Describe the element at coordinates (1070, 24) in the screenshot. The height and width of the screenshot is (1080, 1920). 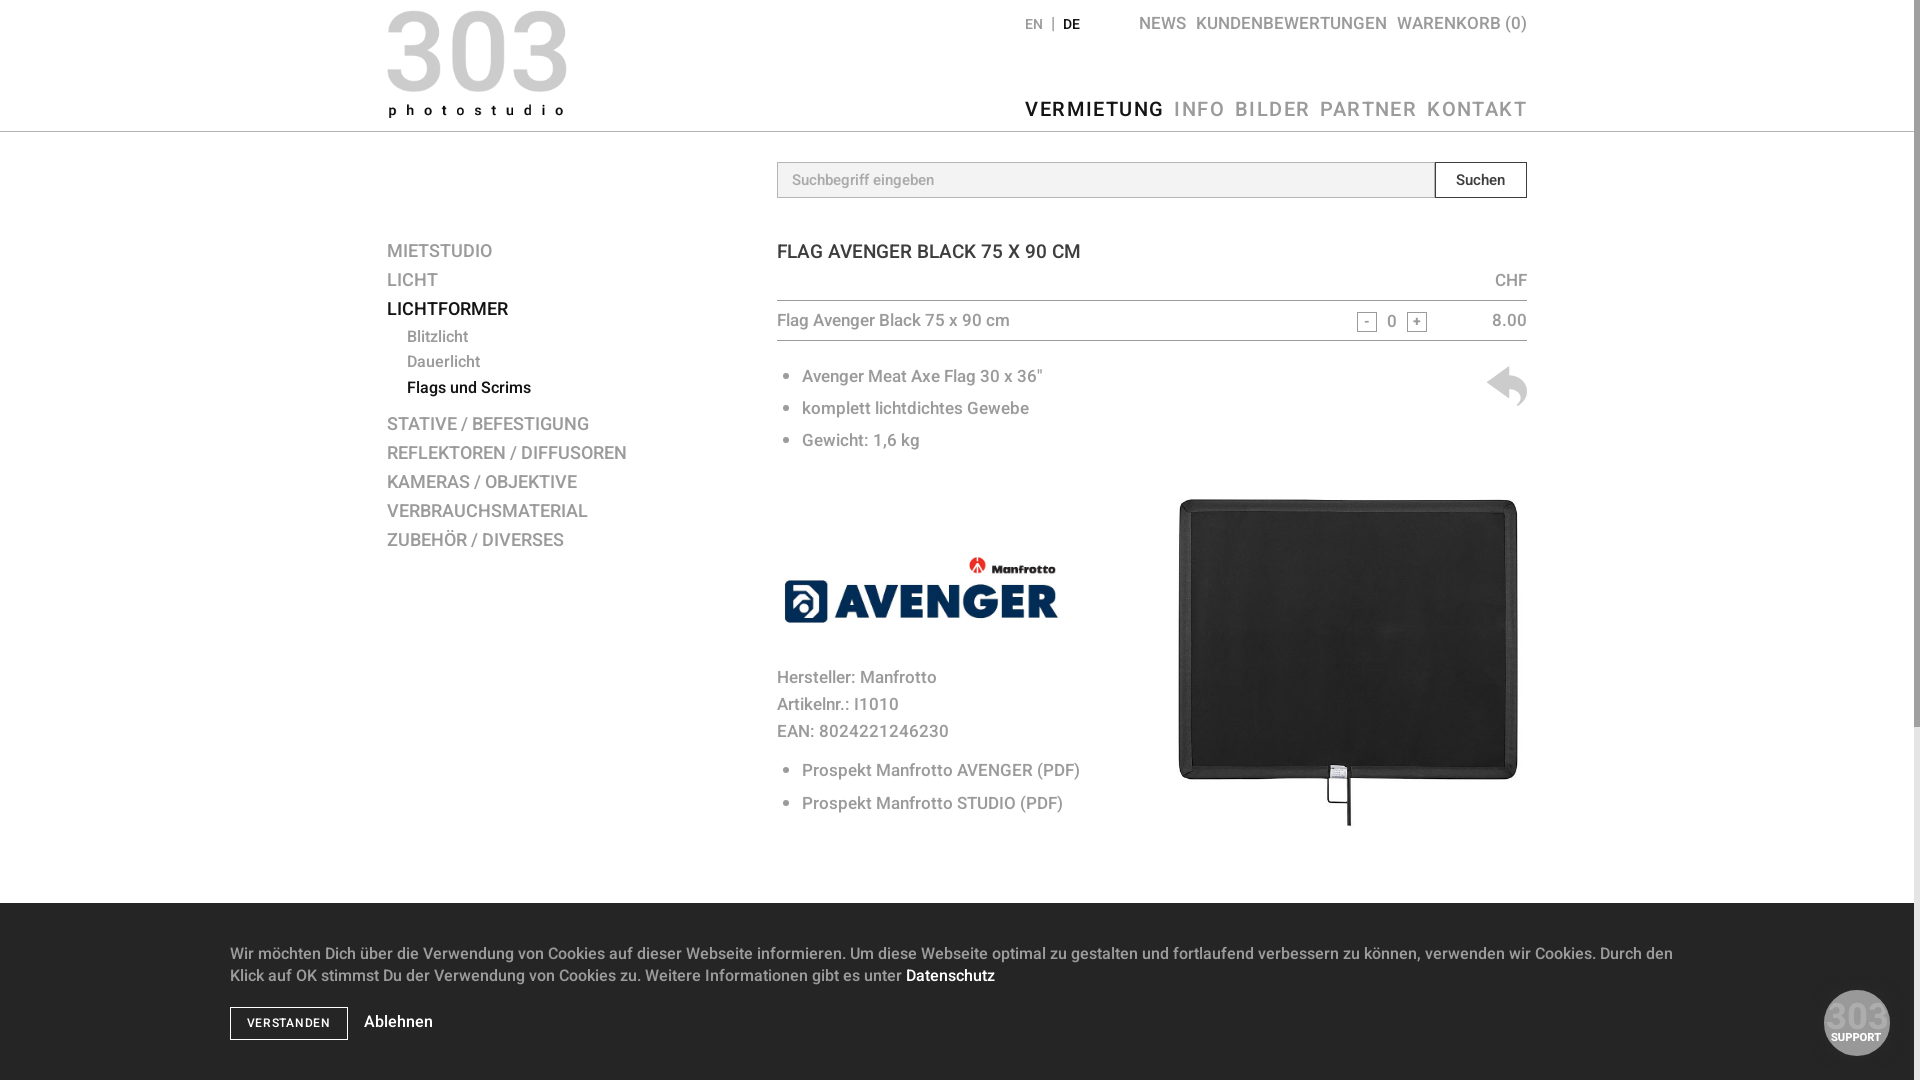
I see `'DE'` at that location.